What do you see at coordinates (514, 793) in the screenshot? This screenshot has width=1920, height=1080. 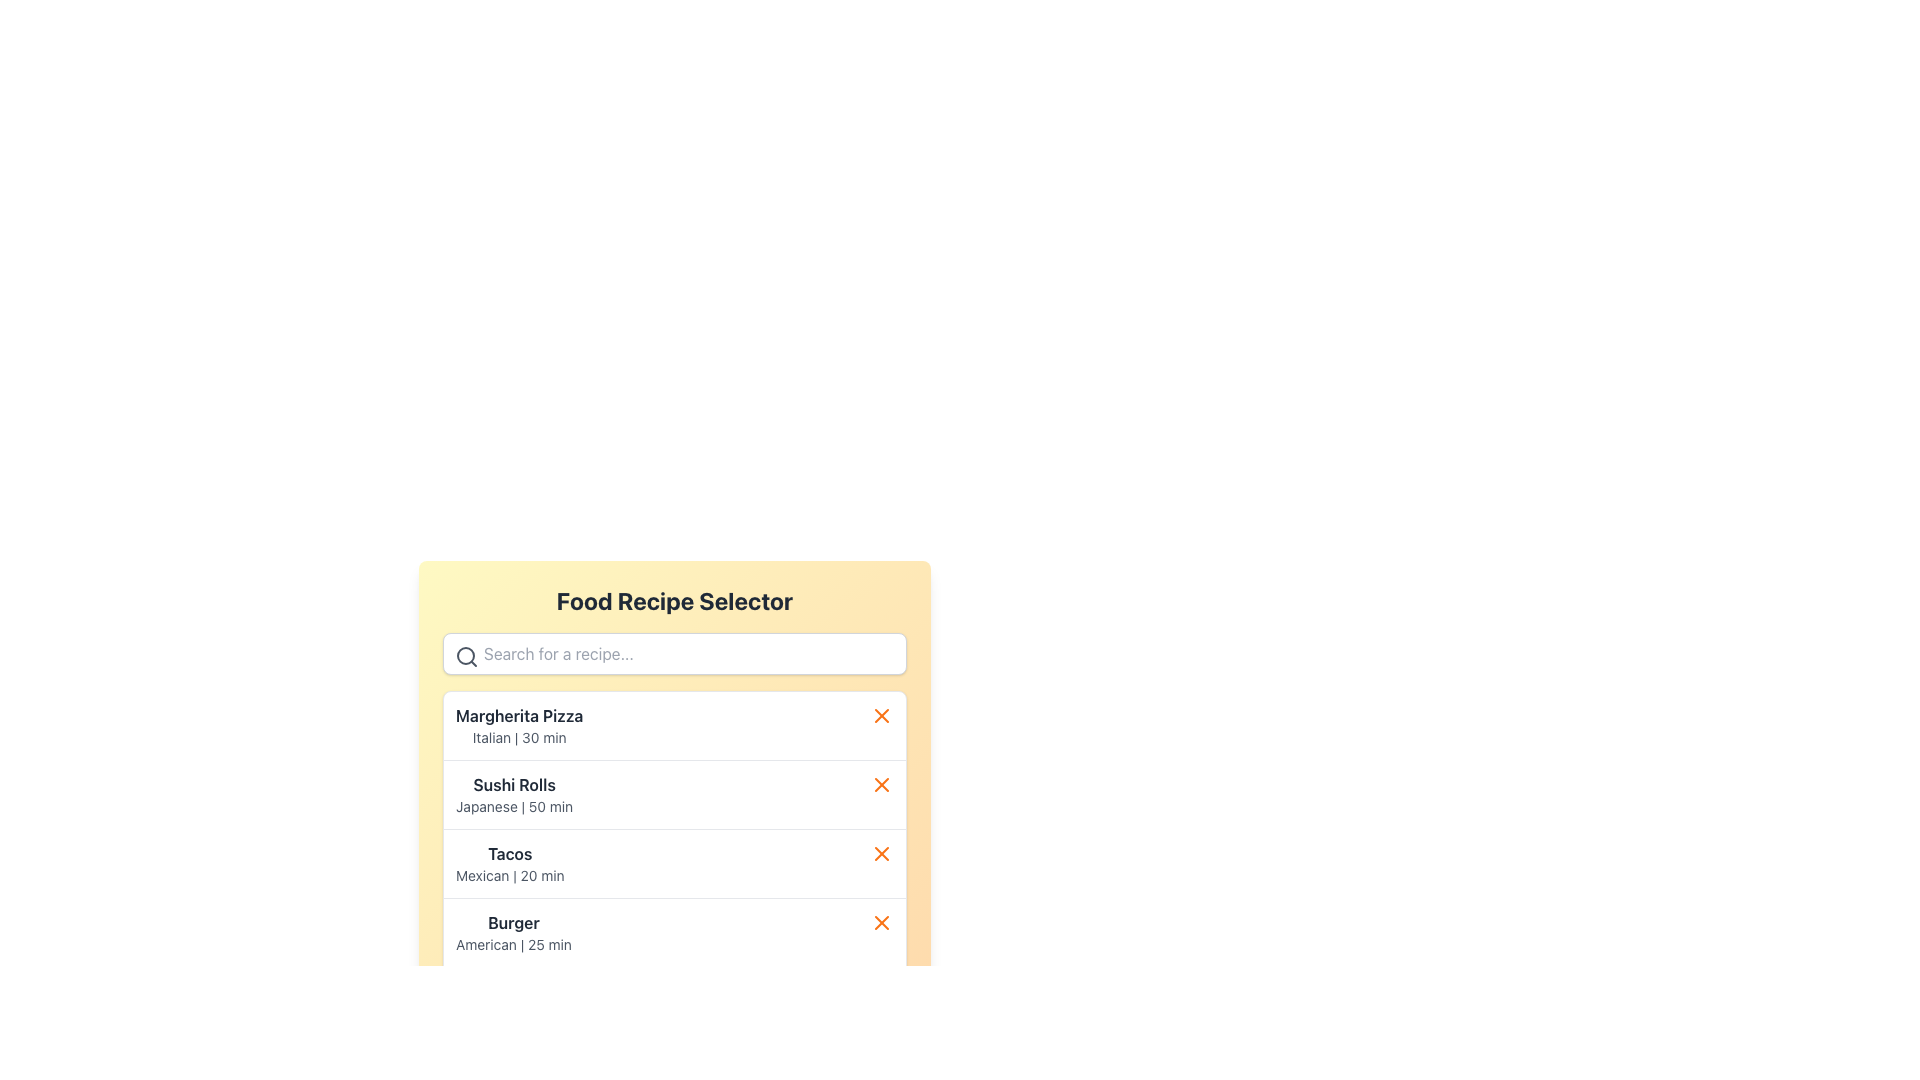 I see `the second selectable list item in the 'Food Recipe Selector' panel, which provides details about a recipe, positioned between 'Margherita Pizza' and 'Tacos'` at bounding box center [514, 793].